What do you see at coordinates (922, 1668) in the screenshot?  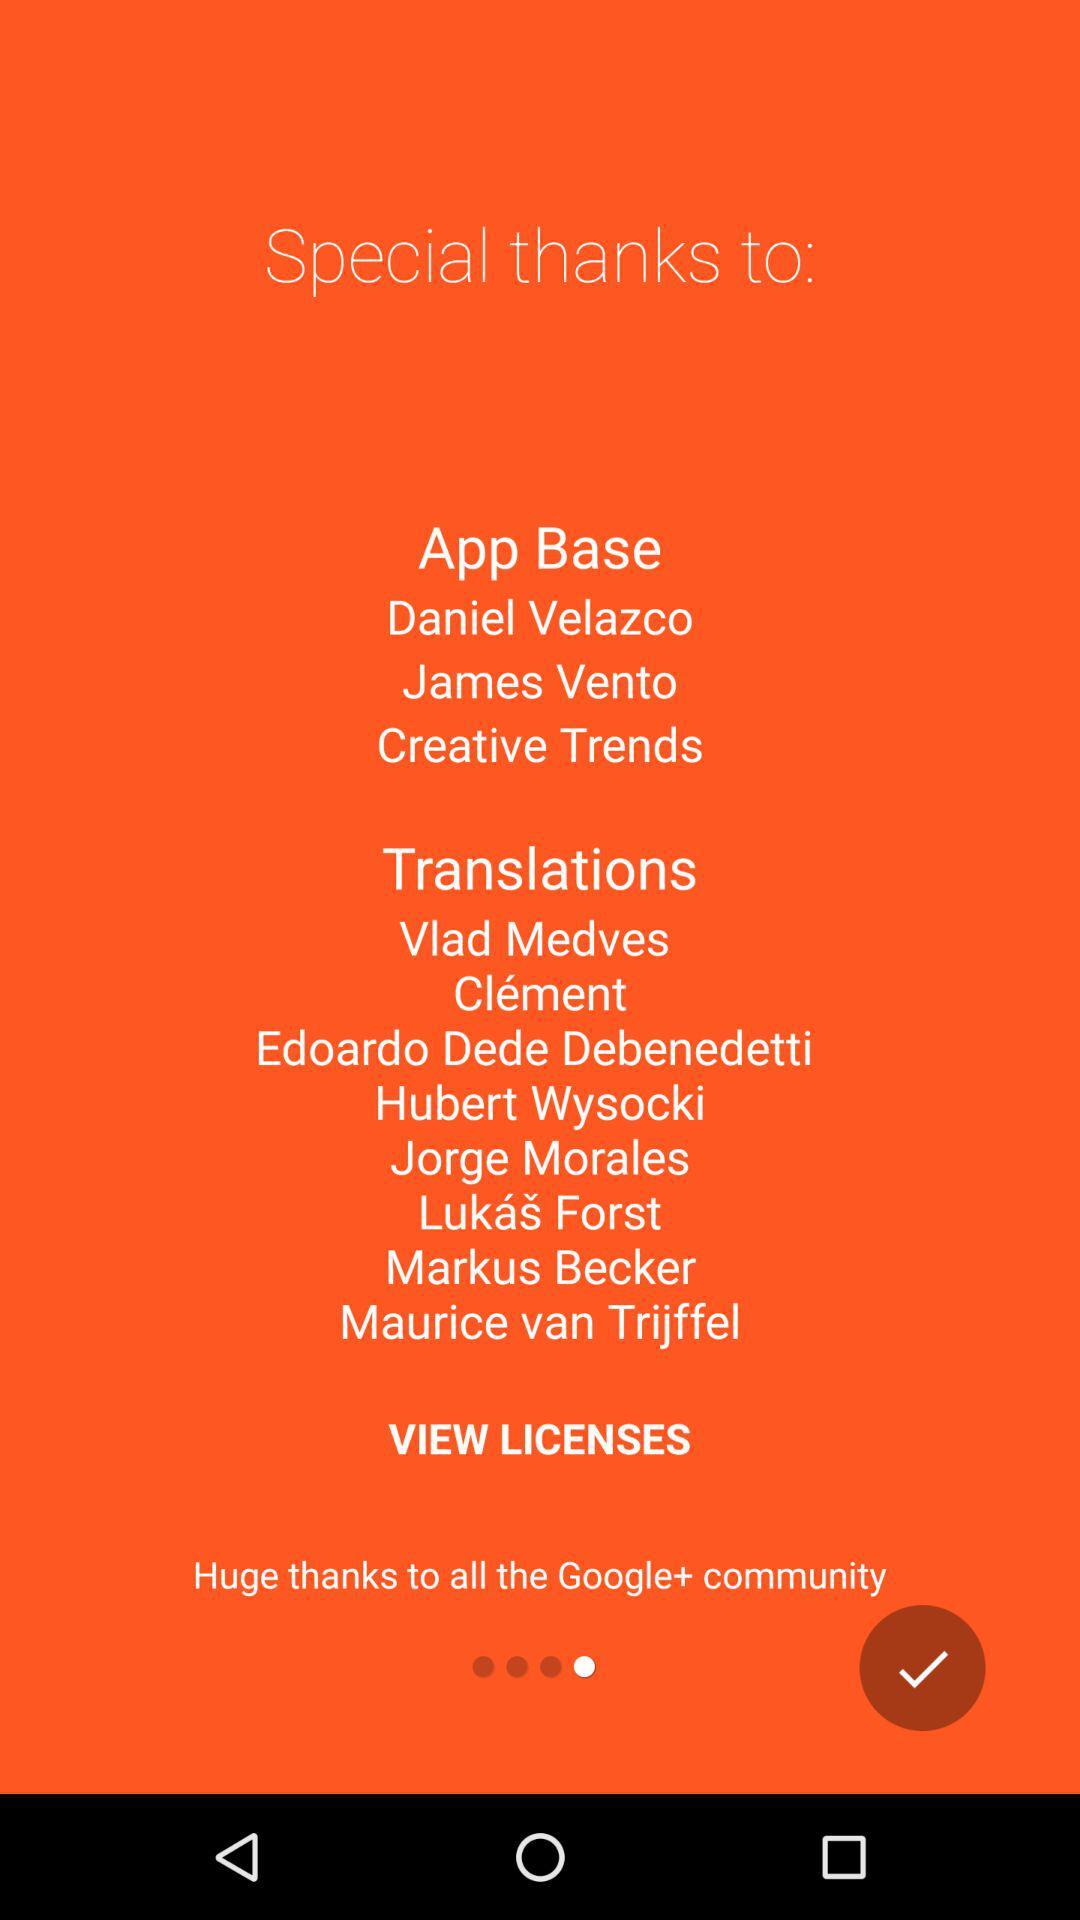 I see `item at the bottom right corner` at bounding box center [922, 1668].